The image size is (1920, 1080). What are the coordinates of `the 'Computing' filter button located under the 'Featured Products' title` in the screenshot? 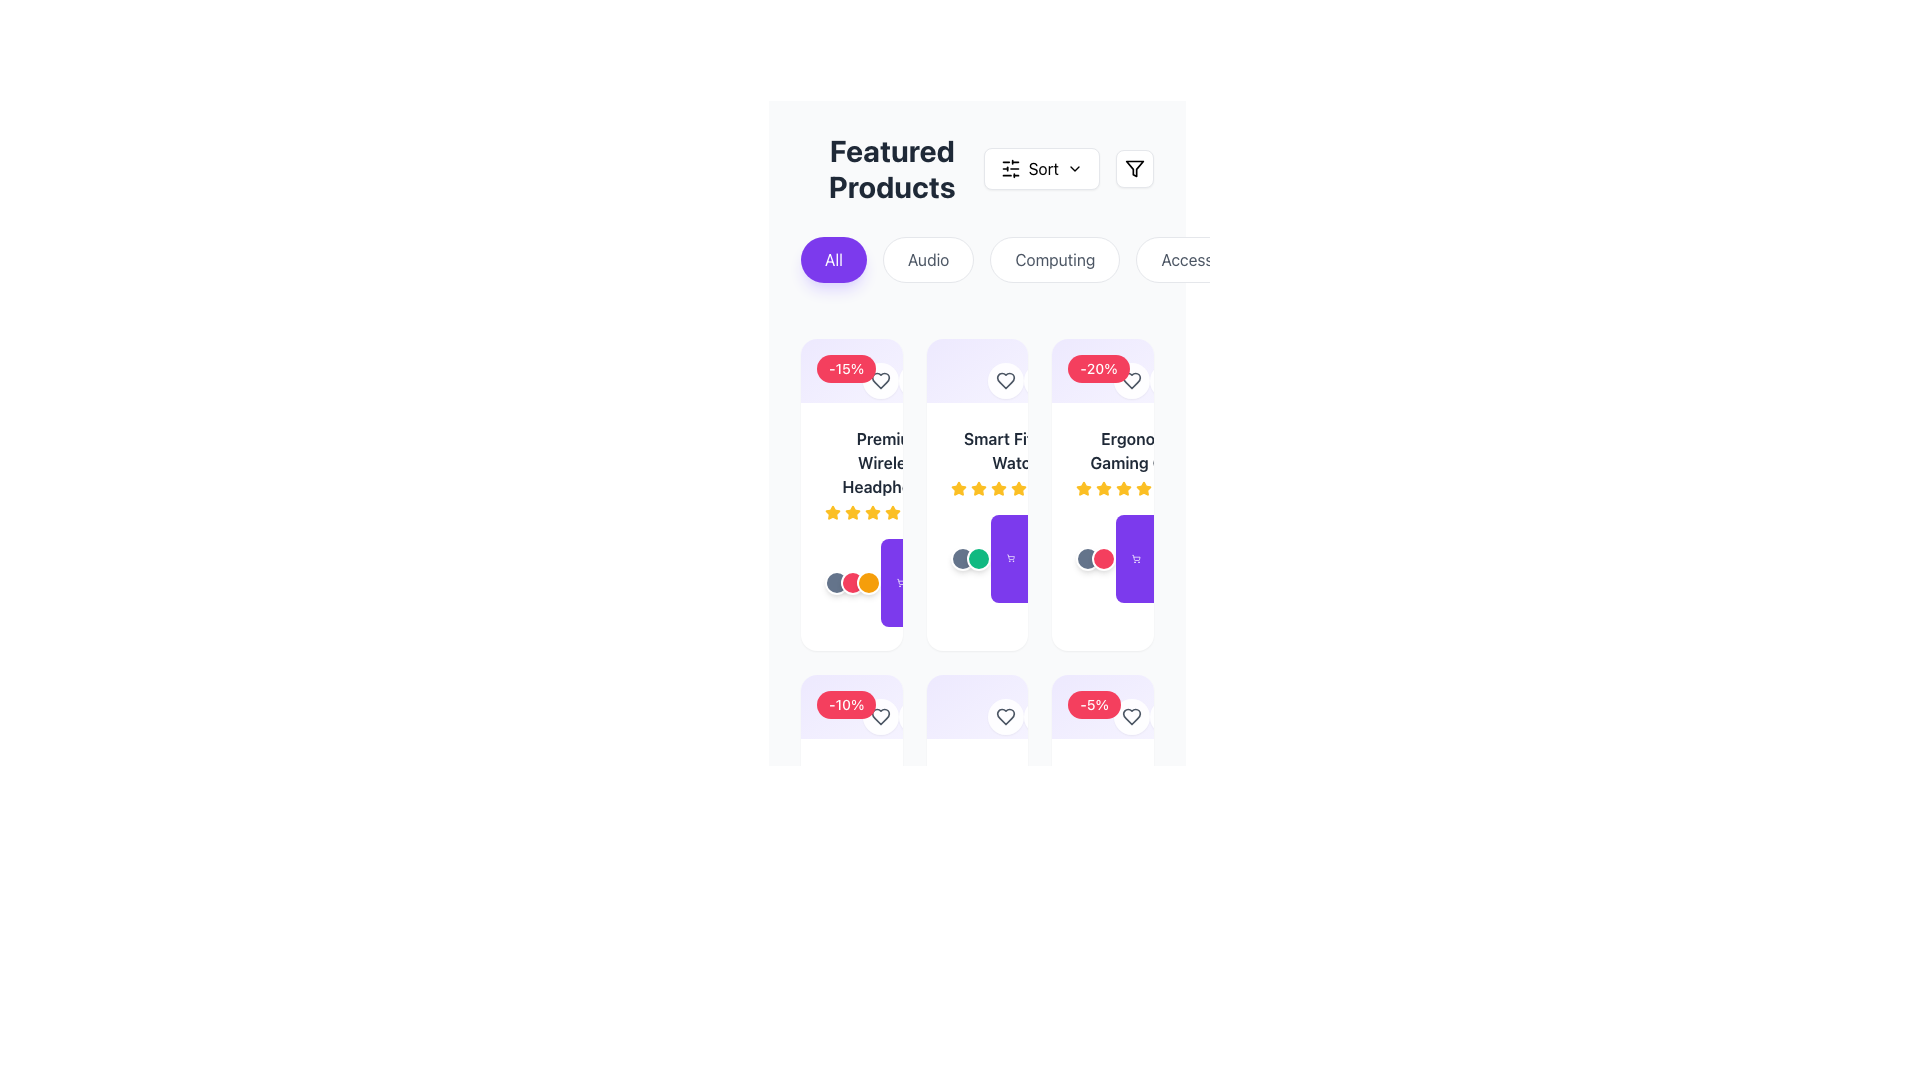 It's located at (1054, 258).